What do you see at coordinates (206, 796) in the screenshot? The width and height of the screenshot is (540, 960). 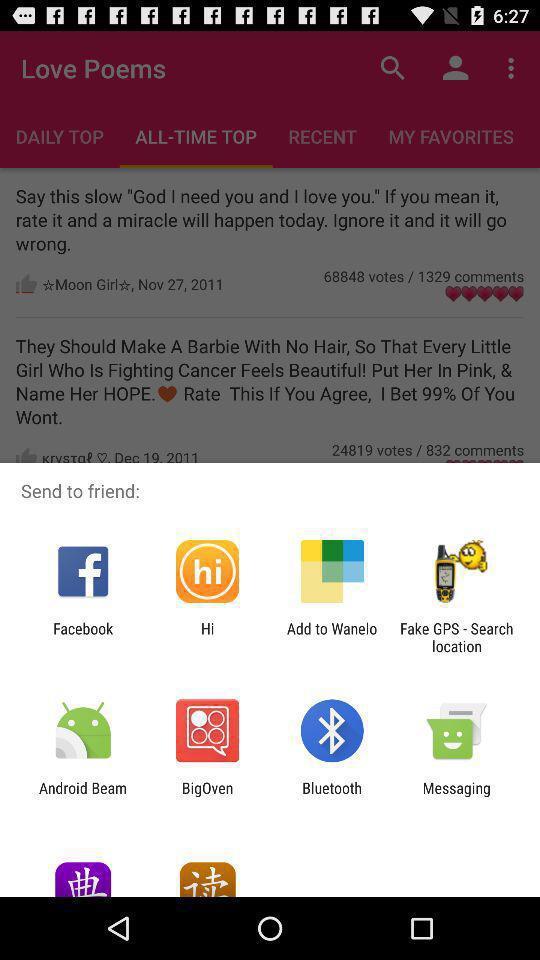 I see `bigoven` at bounding box center [206, 796].